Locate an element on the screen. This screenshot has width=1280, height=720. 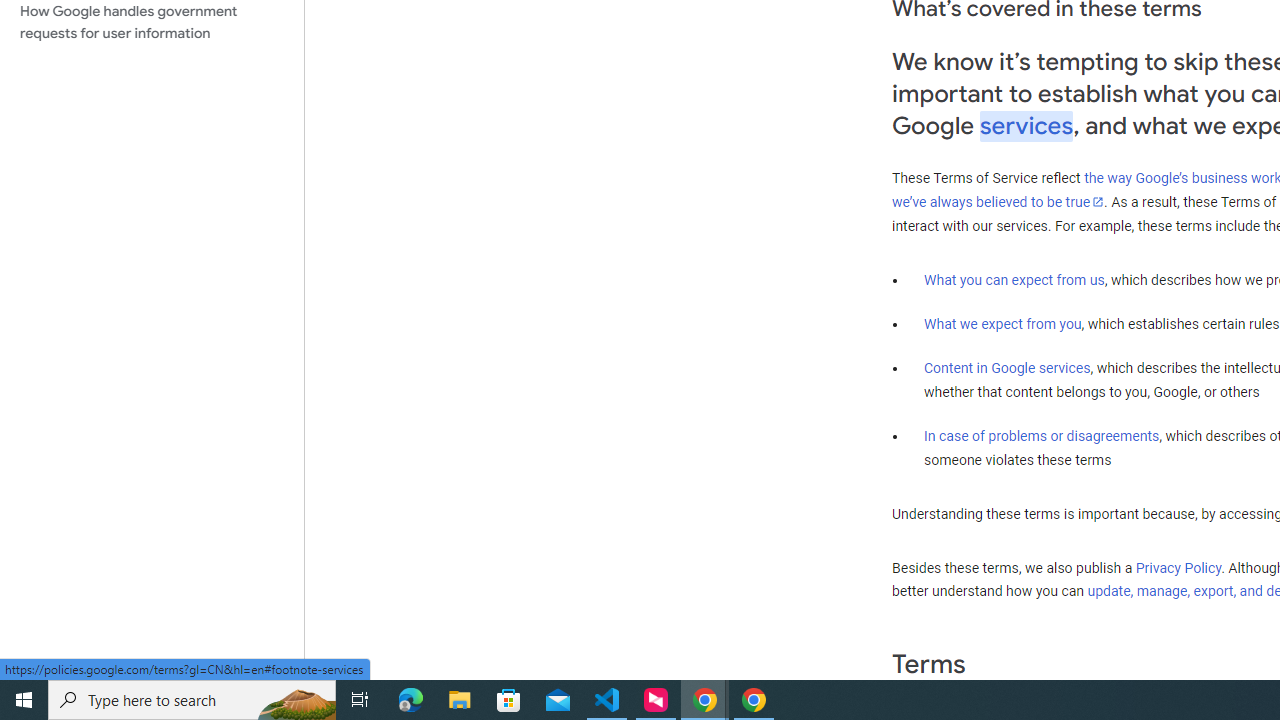
'What we expect from you' is located at coordinates (1002, 323).